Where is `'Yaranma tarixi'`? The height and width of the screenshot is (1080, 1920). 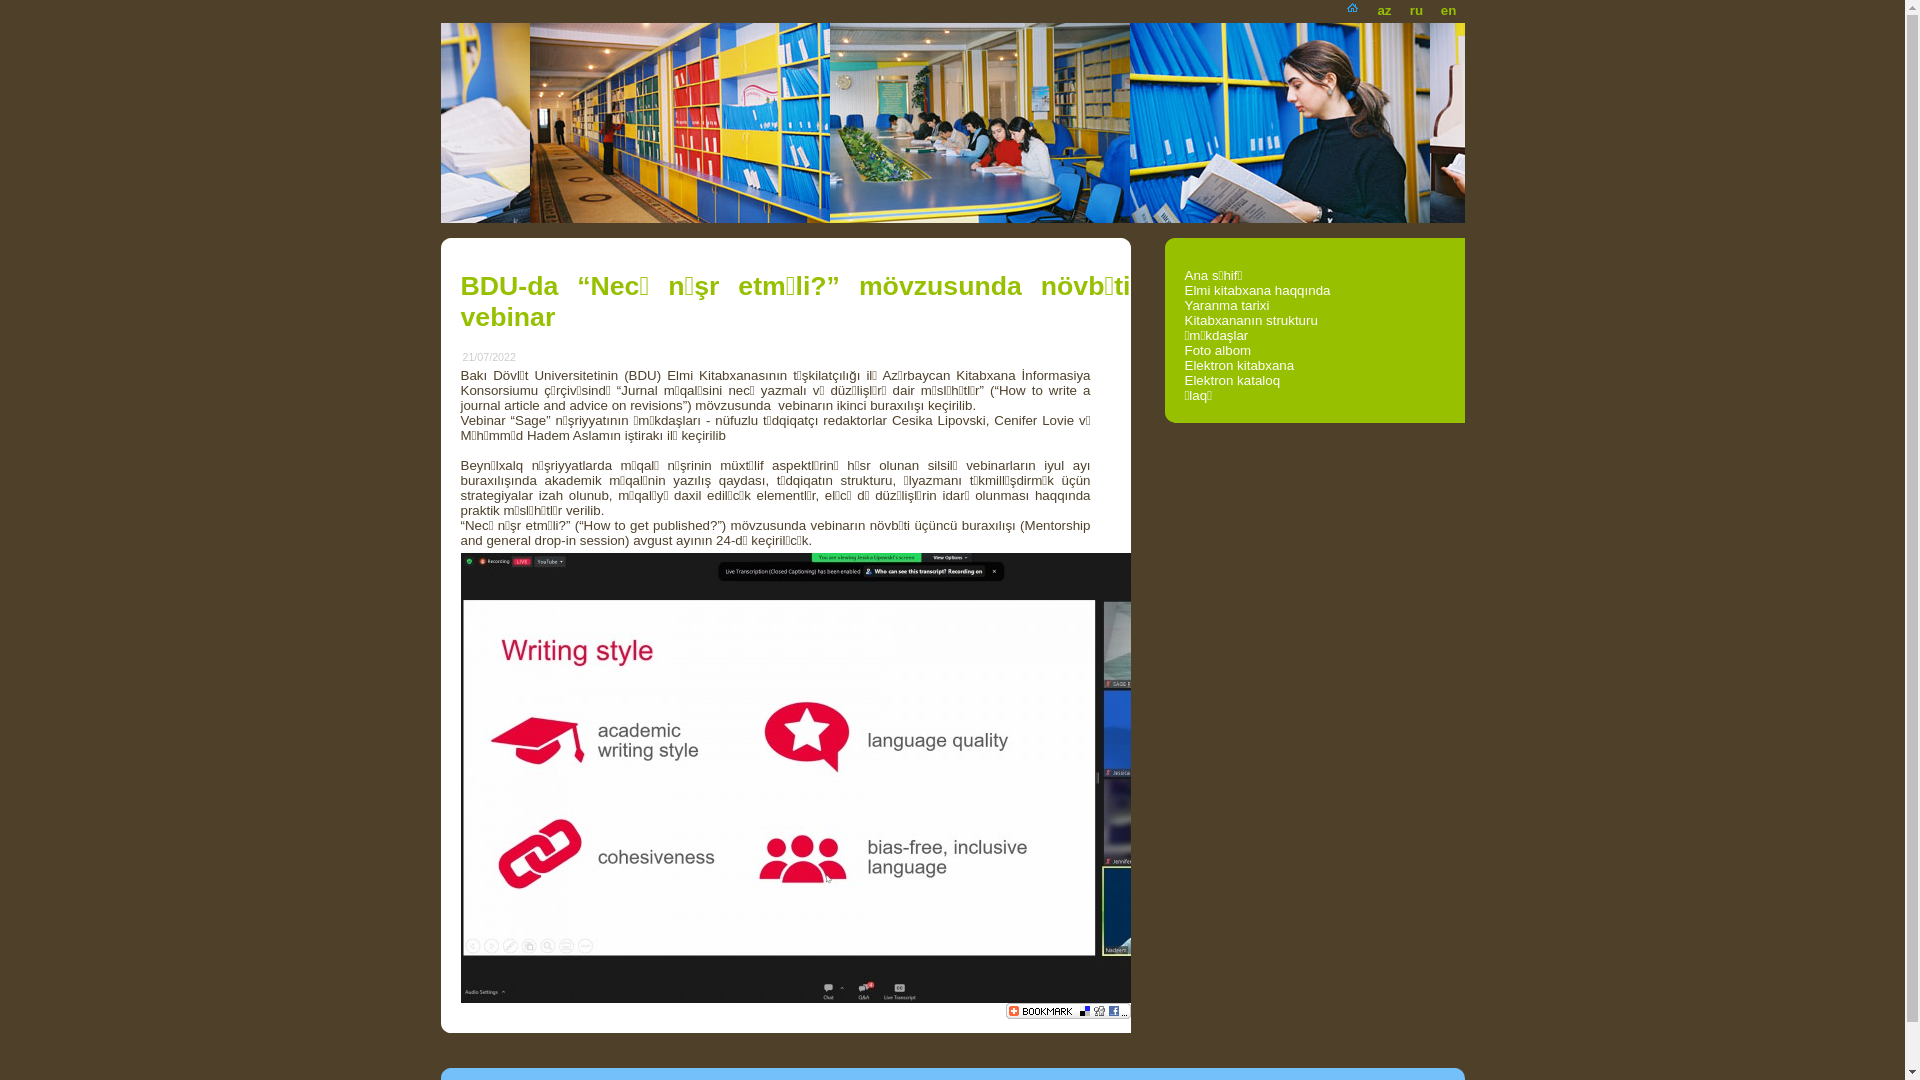
'Yaranma tarixi' is located at coordinates (1225, 305).